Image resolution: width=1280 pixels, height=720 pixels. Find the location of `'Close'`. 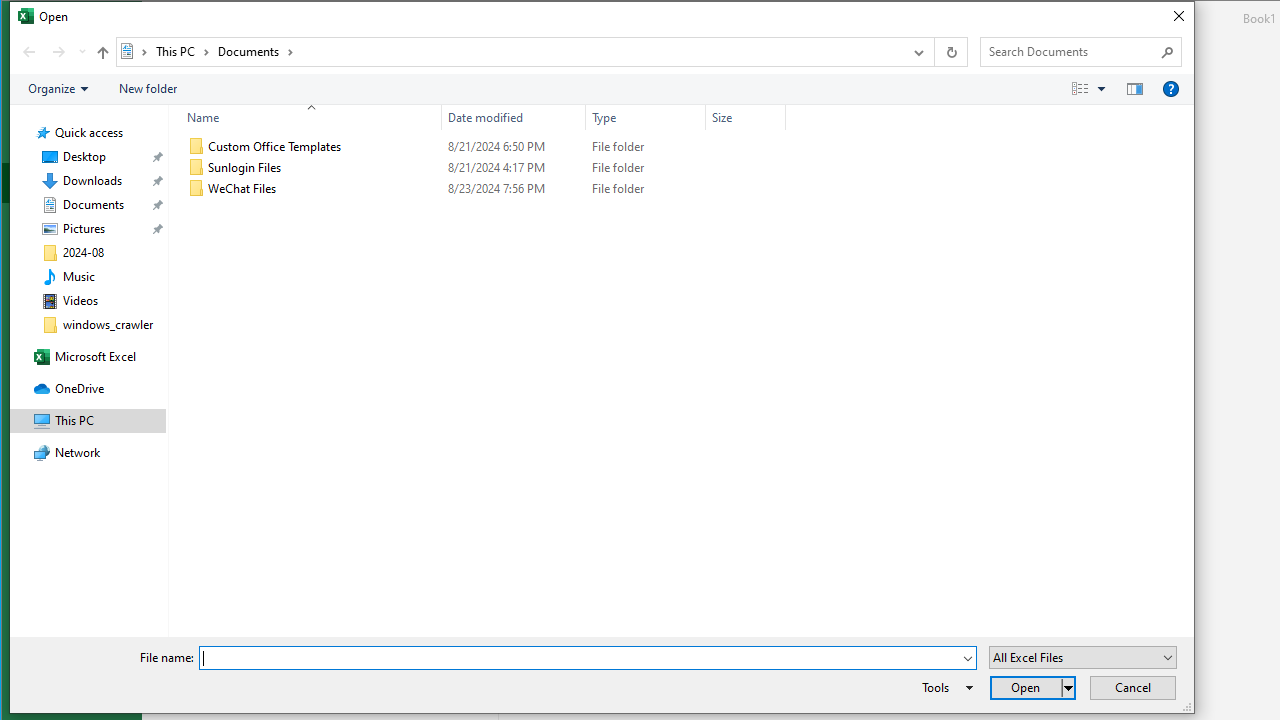

'Close' is located at coordinates (1178, 16).